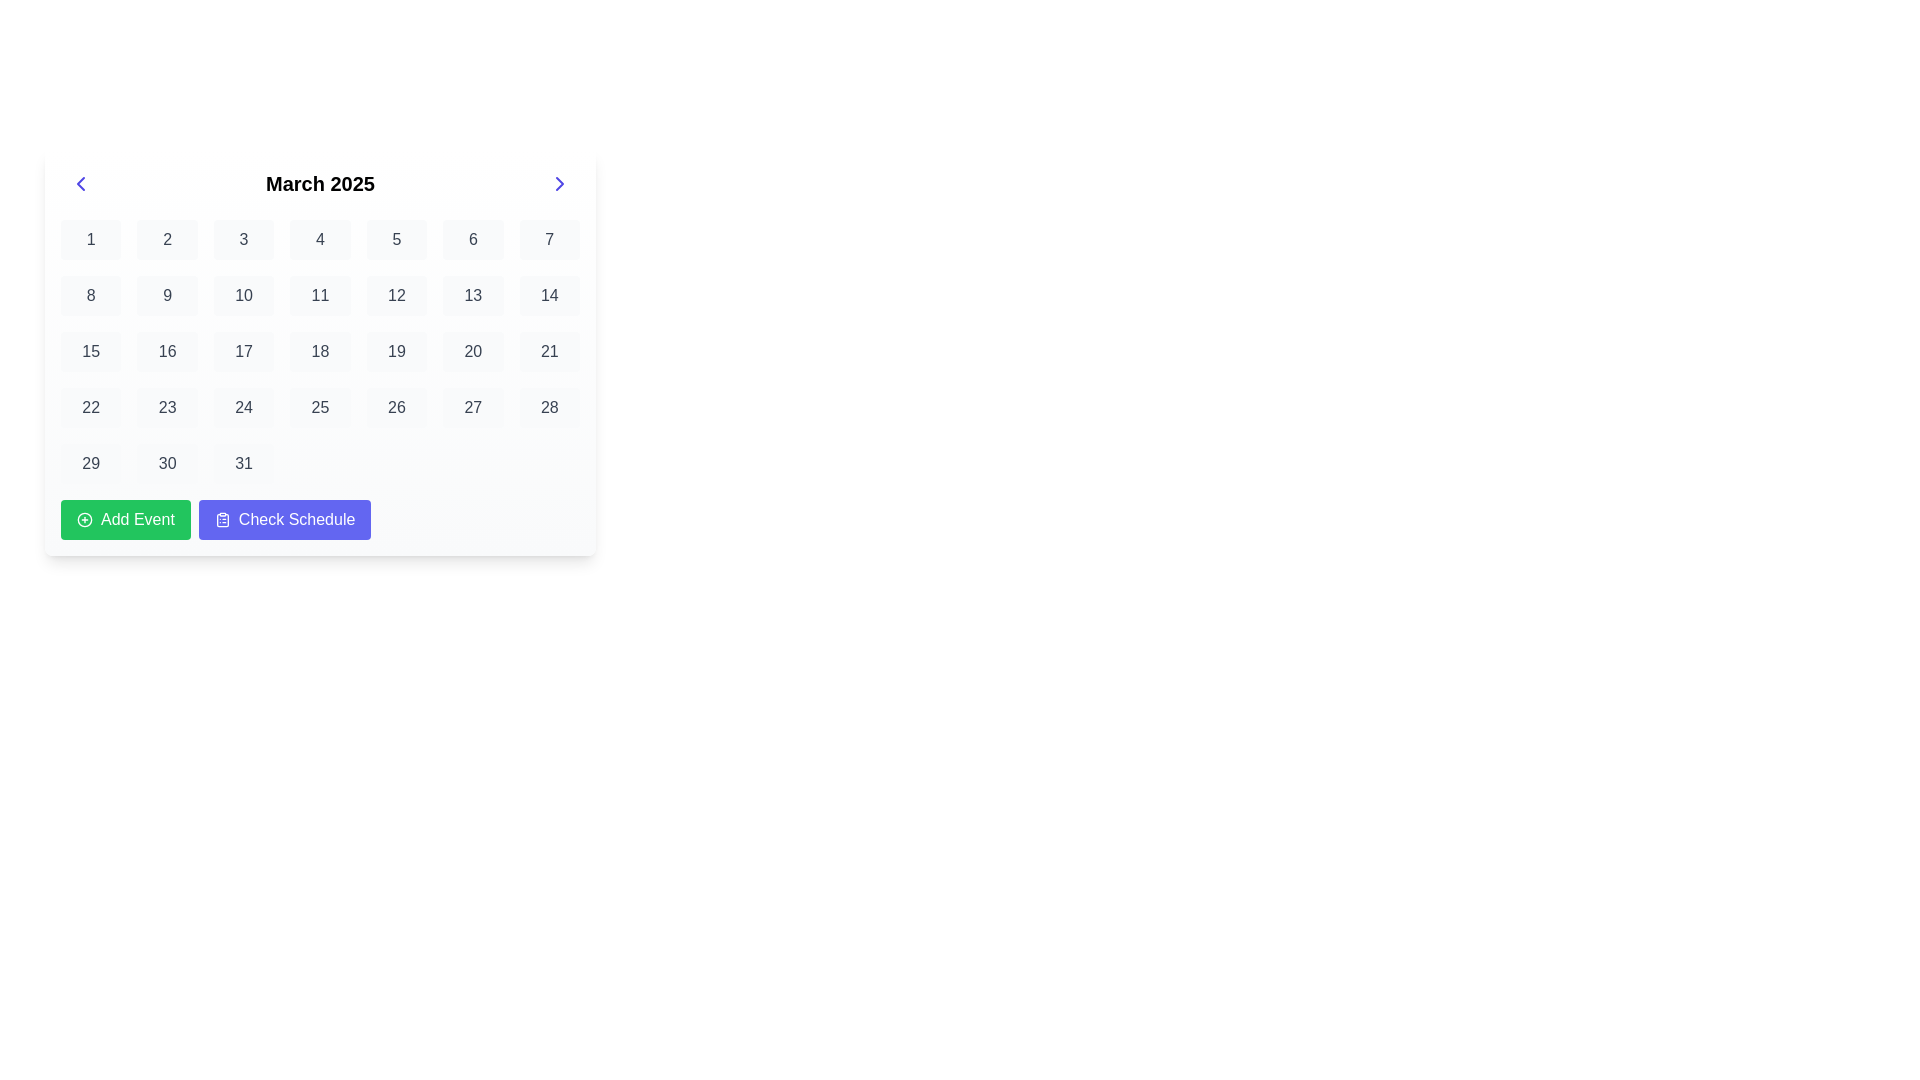  What do you see at coordinates (84, 519) in the screenshot?
I see `the decorative icon within the 'Add Event' button, which serves as a visual cue for creating or adding a new event in the calendar` at bounding box center [84, 519].